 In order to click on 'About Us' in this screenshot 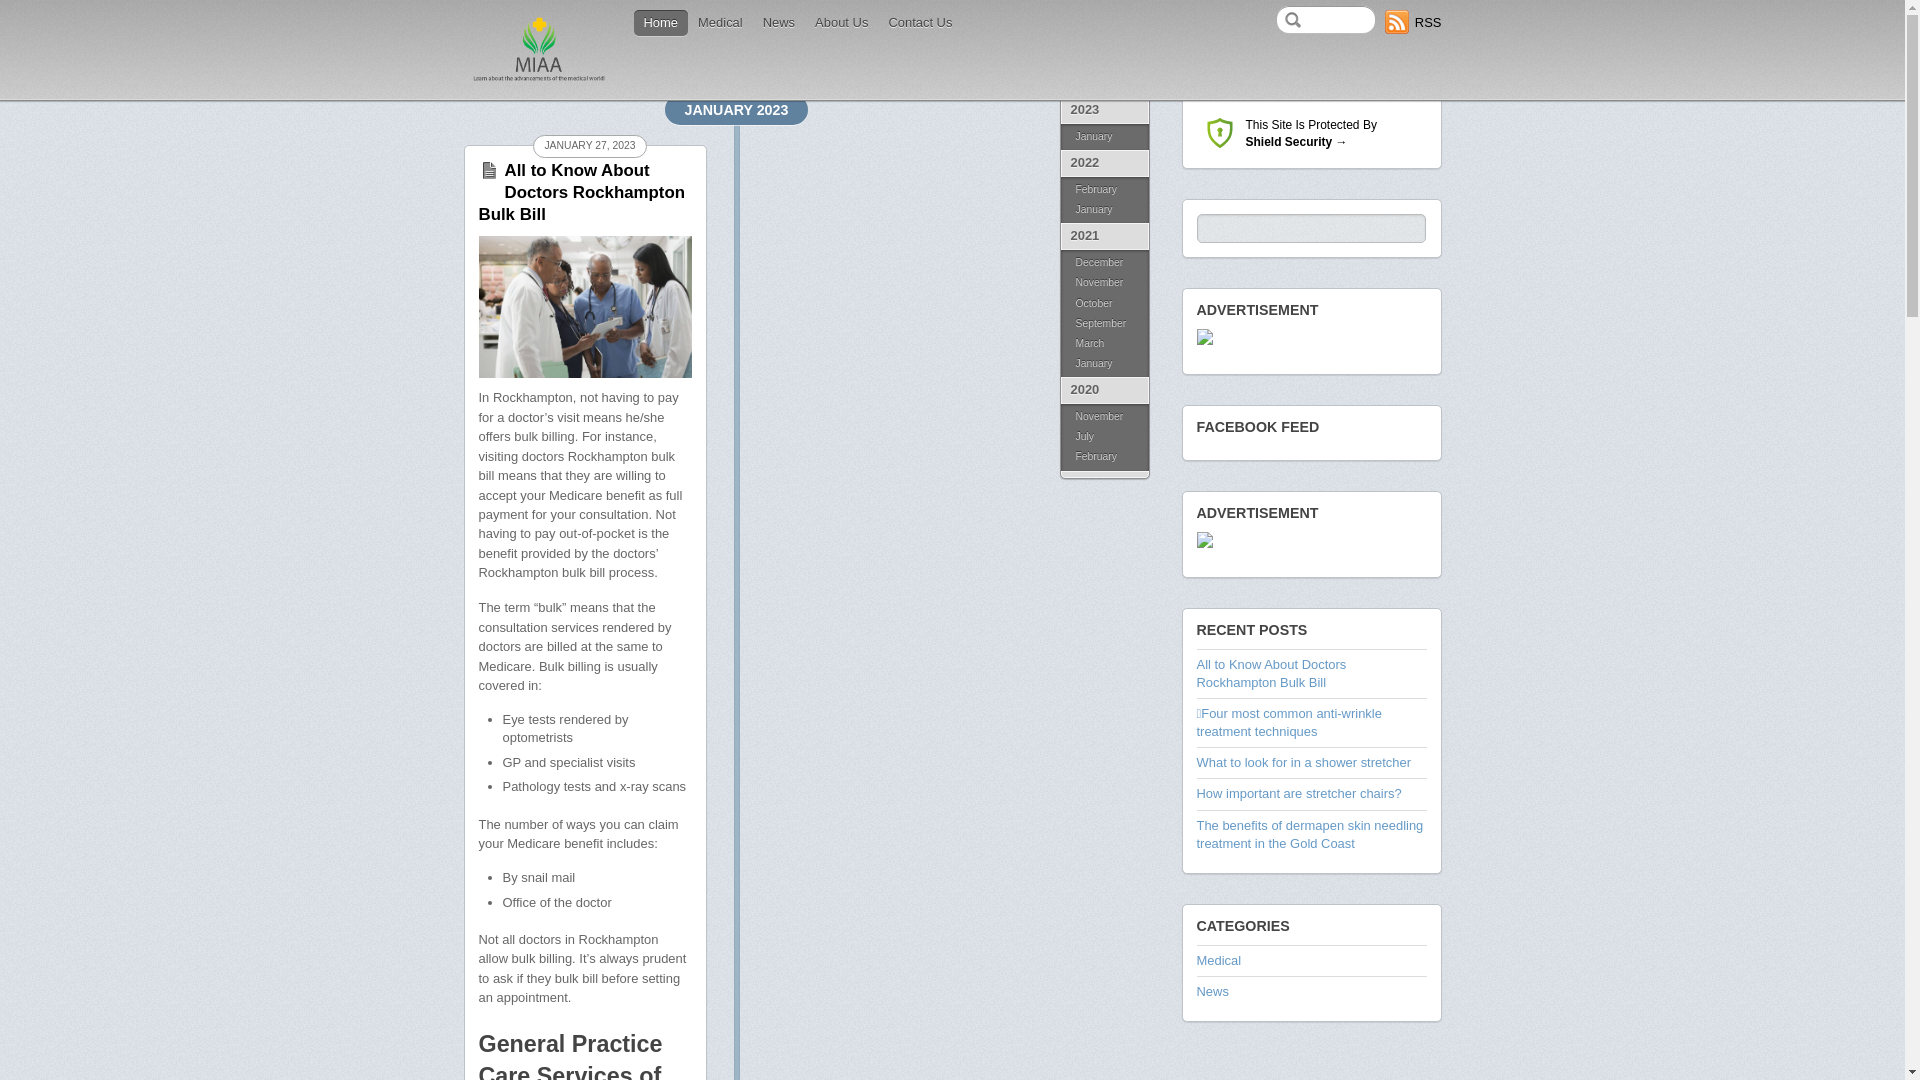, I will do `click(841, 23)`.